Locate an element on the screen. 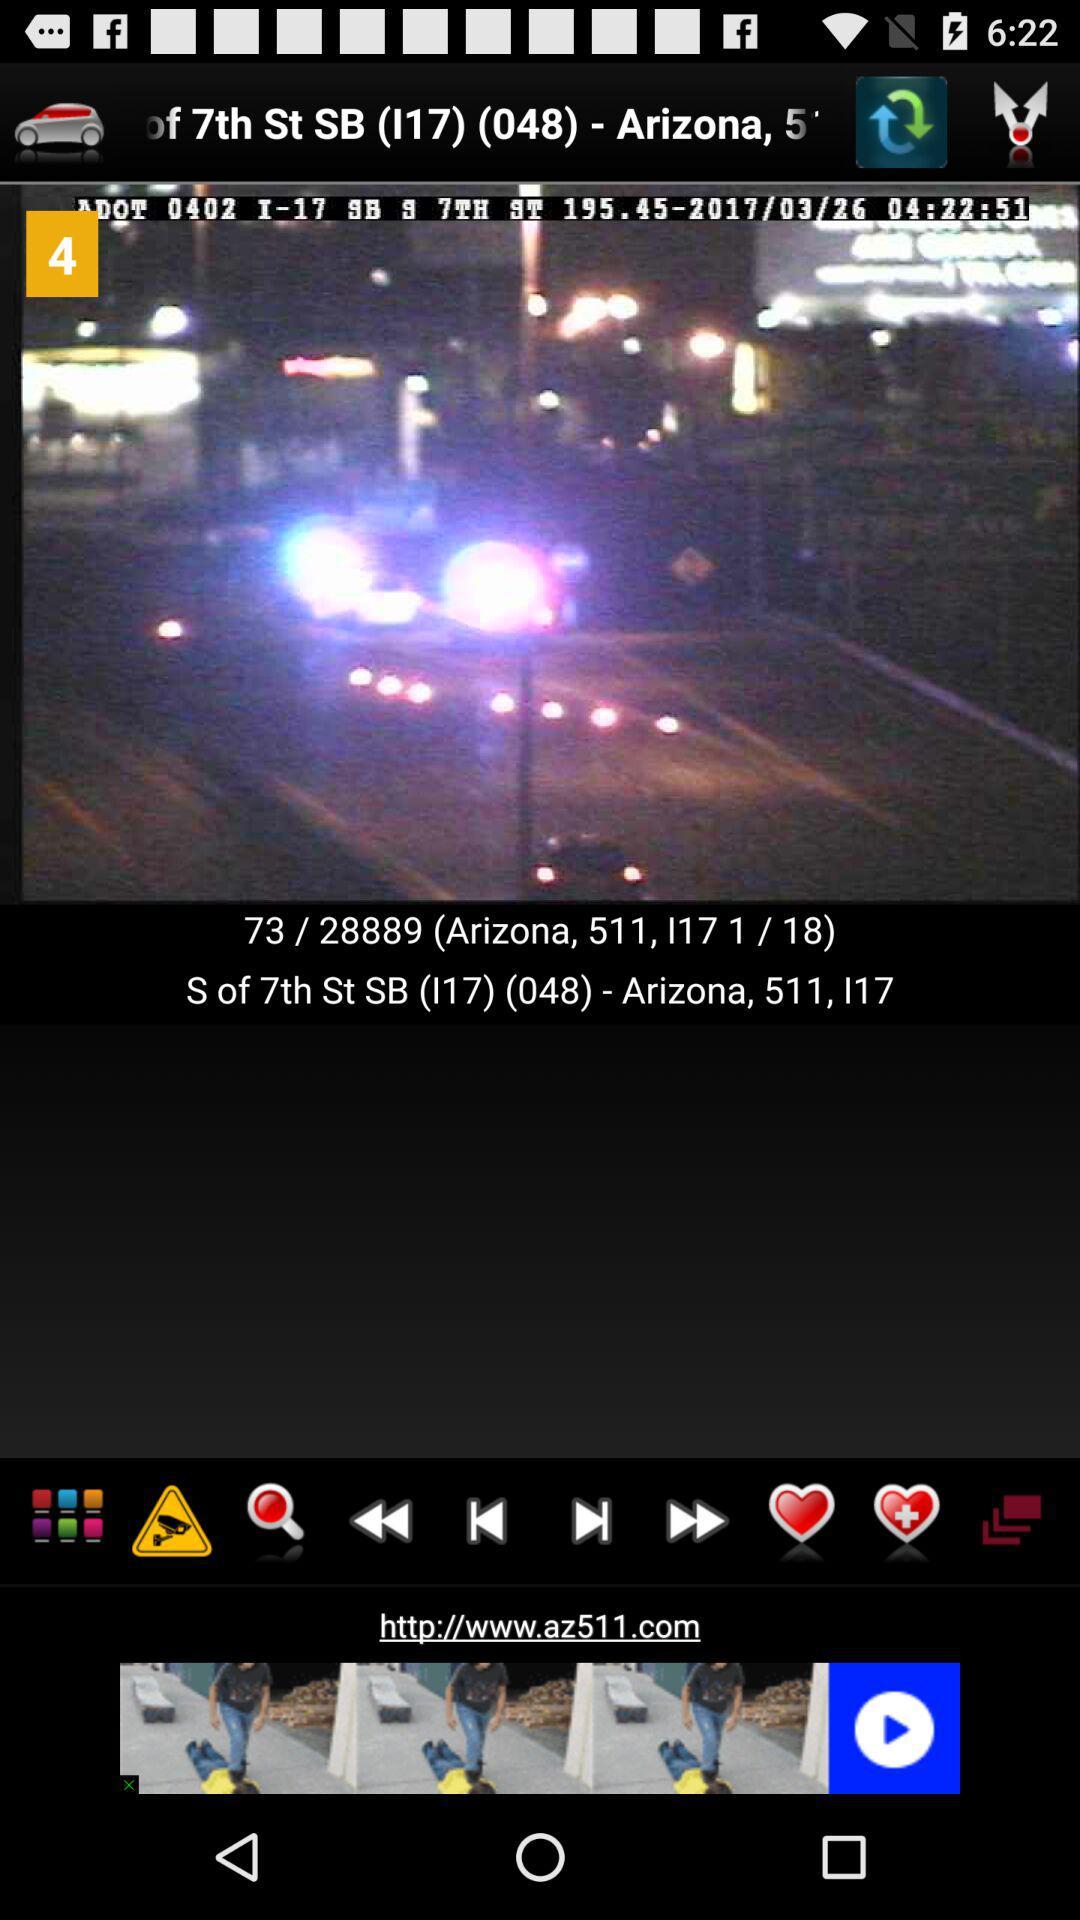 This screenshot has width=1080, height=1920. http www az511 item is located at coordinates (540, 1624).